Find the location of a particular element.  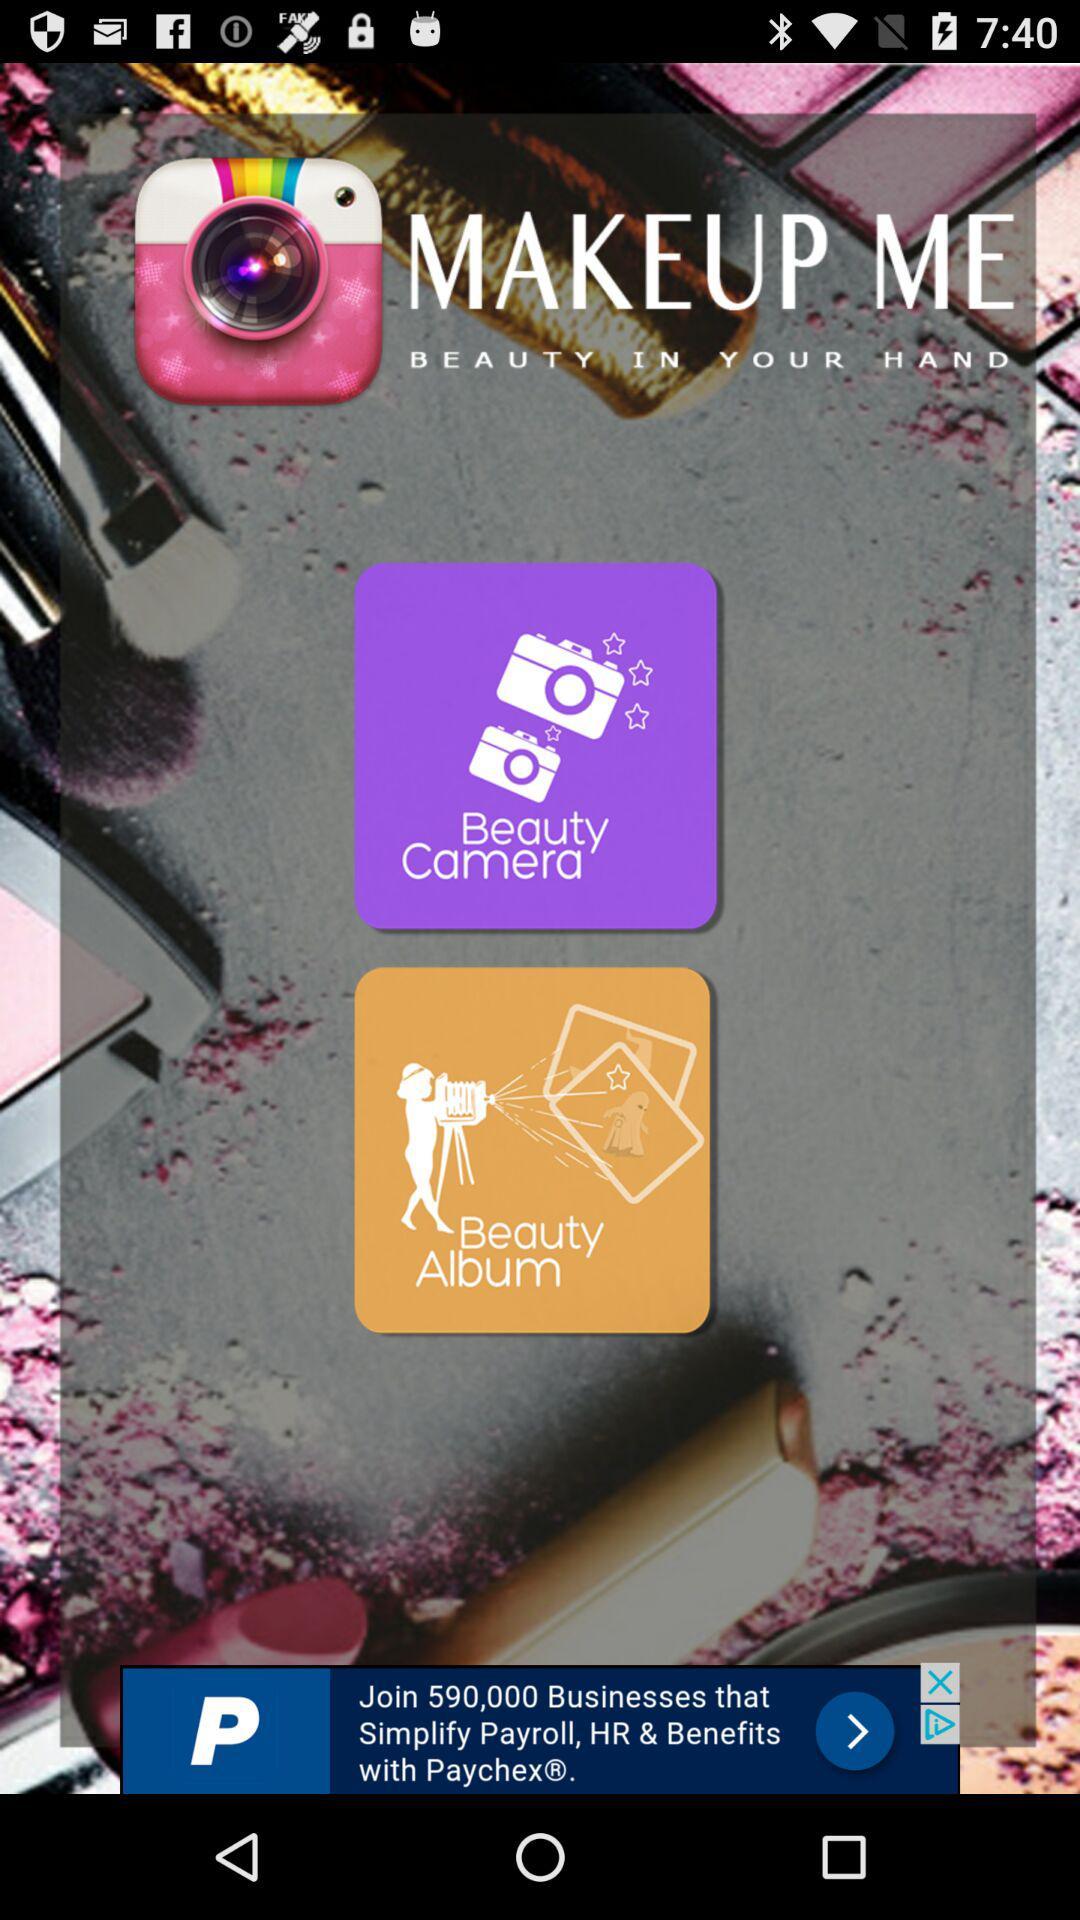

mobil app is located at coordinates (540, 1155).